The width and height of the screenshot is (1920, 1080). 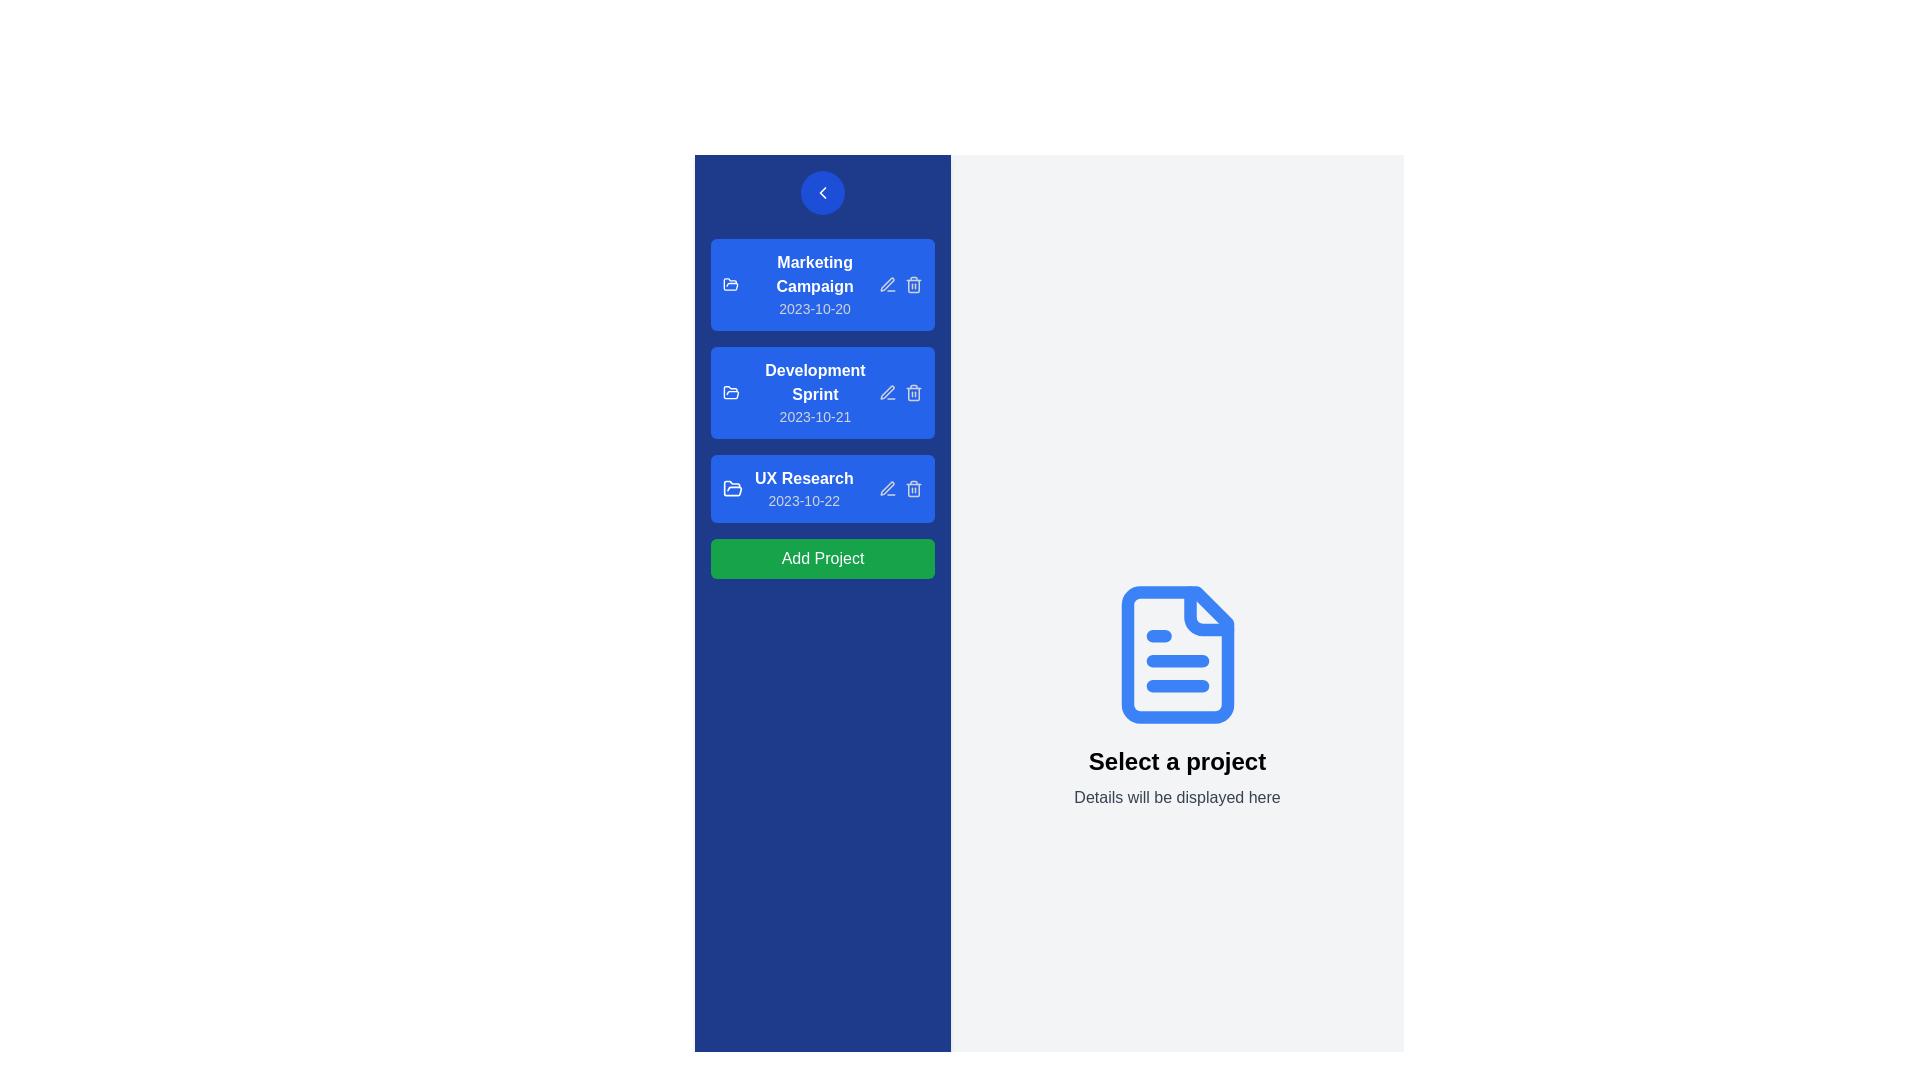 I want to click on the folder icon representing the 'Marketing Campaign' project in the left-side navigation panel, so click(x=730, y=284).